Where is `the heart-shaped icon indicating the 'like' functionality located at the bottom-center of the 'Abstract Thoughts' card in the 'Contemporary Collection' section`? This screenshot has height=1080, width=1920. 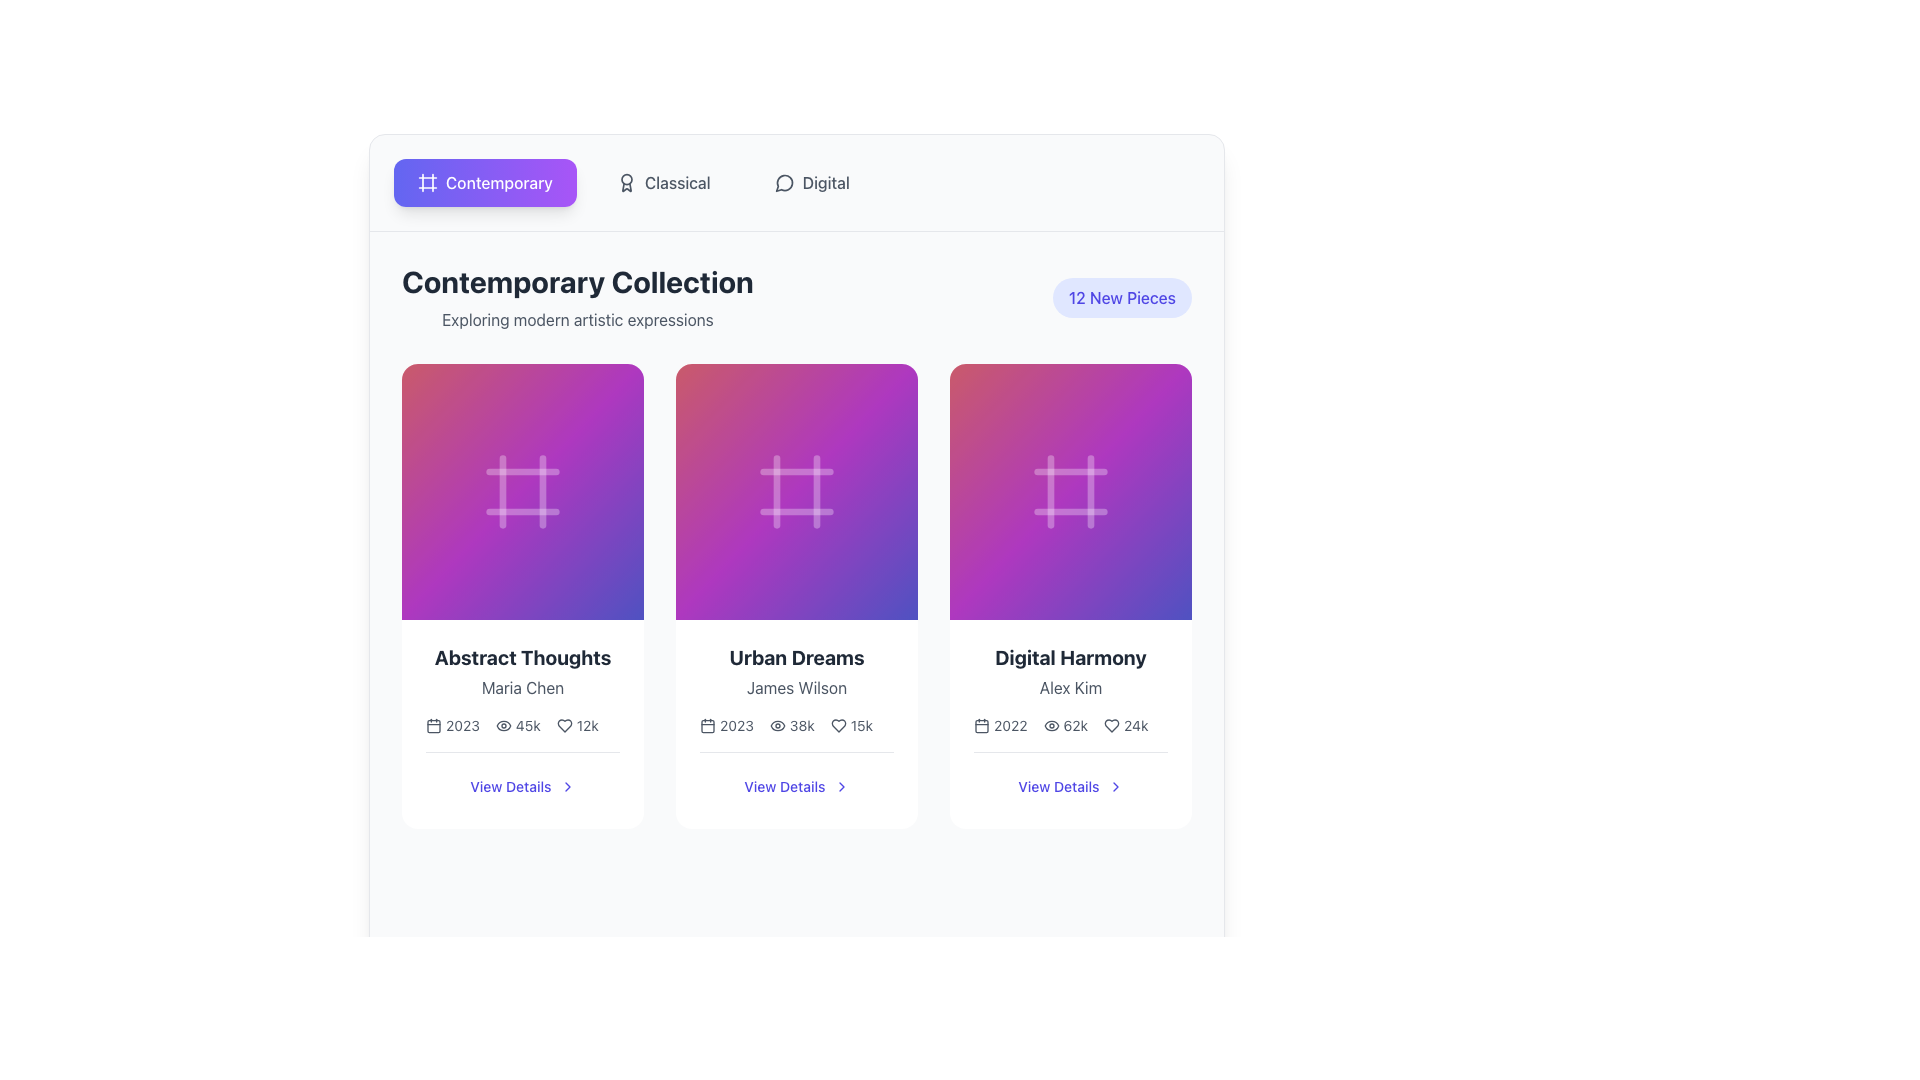 the heart-shaped icon indicating the 'like' functionality located at the bottom-center of the 'Abstract Thoughts' card in the 'Contemporary Collection' section is located at coordinates (563, 725).